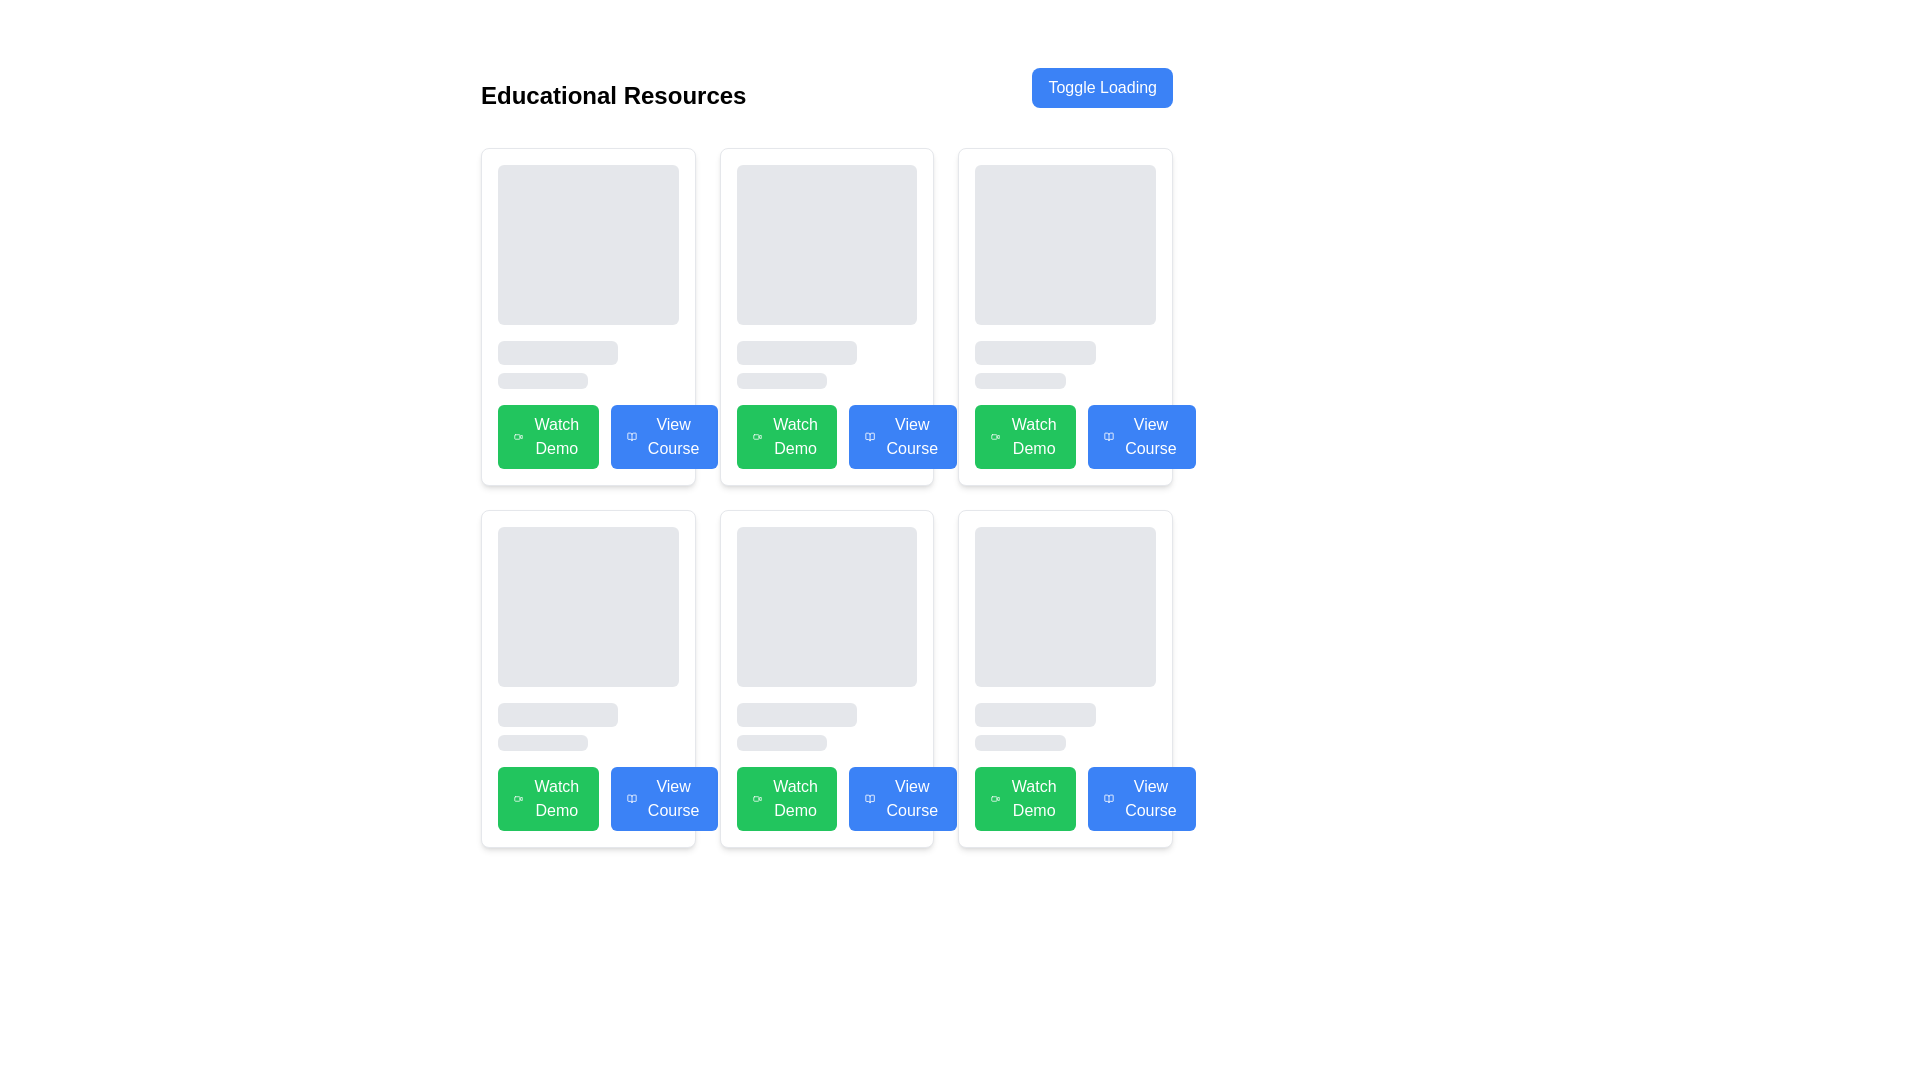 The image size is (1920, 1080). I want to click on the open book icon with a modern line style design, located to the left of the 'View Course' text within the blue button, so click(630, 435).